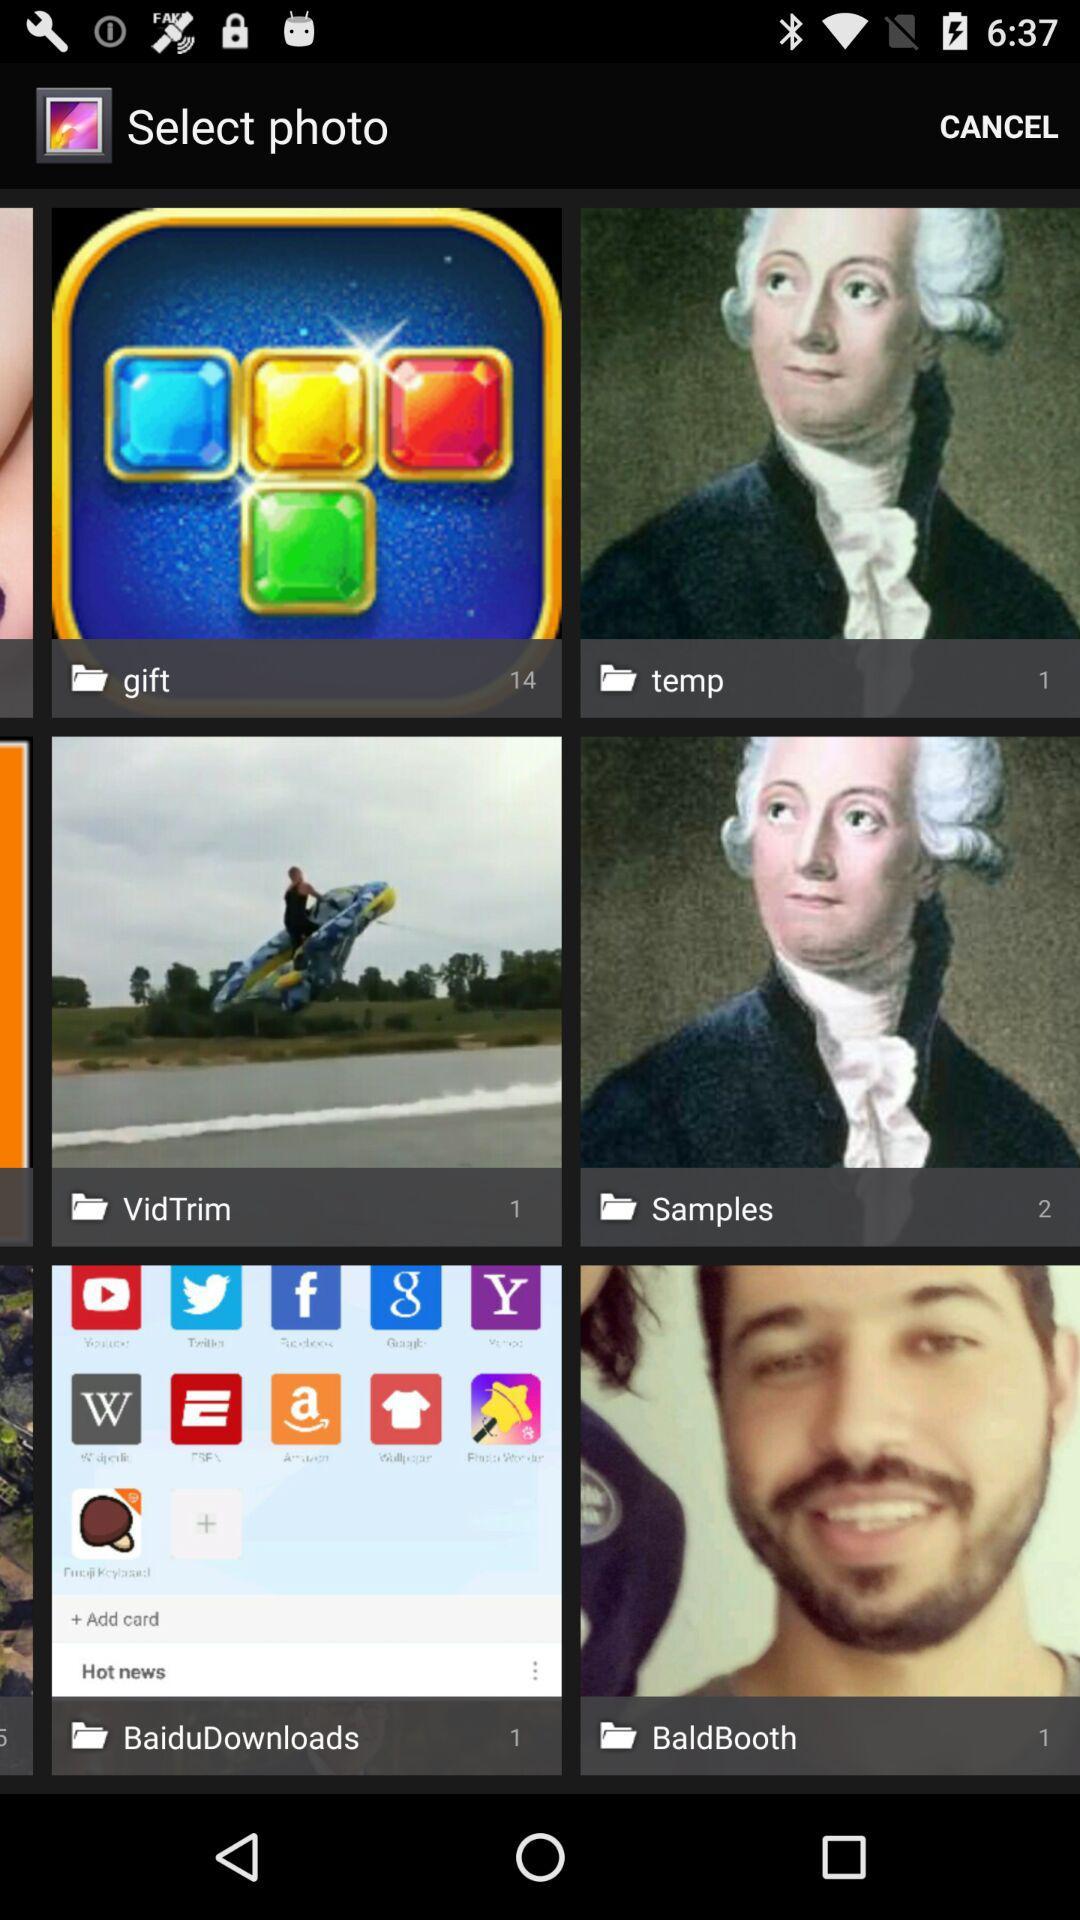  Describe the element at coordinates (999, 124) in the screenshot. I see `the cancel icon` at that location.